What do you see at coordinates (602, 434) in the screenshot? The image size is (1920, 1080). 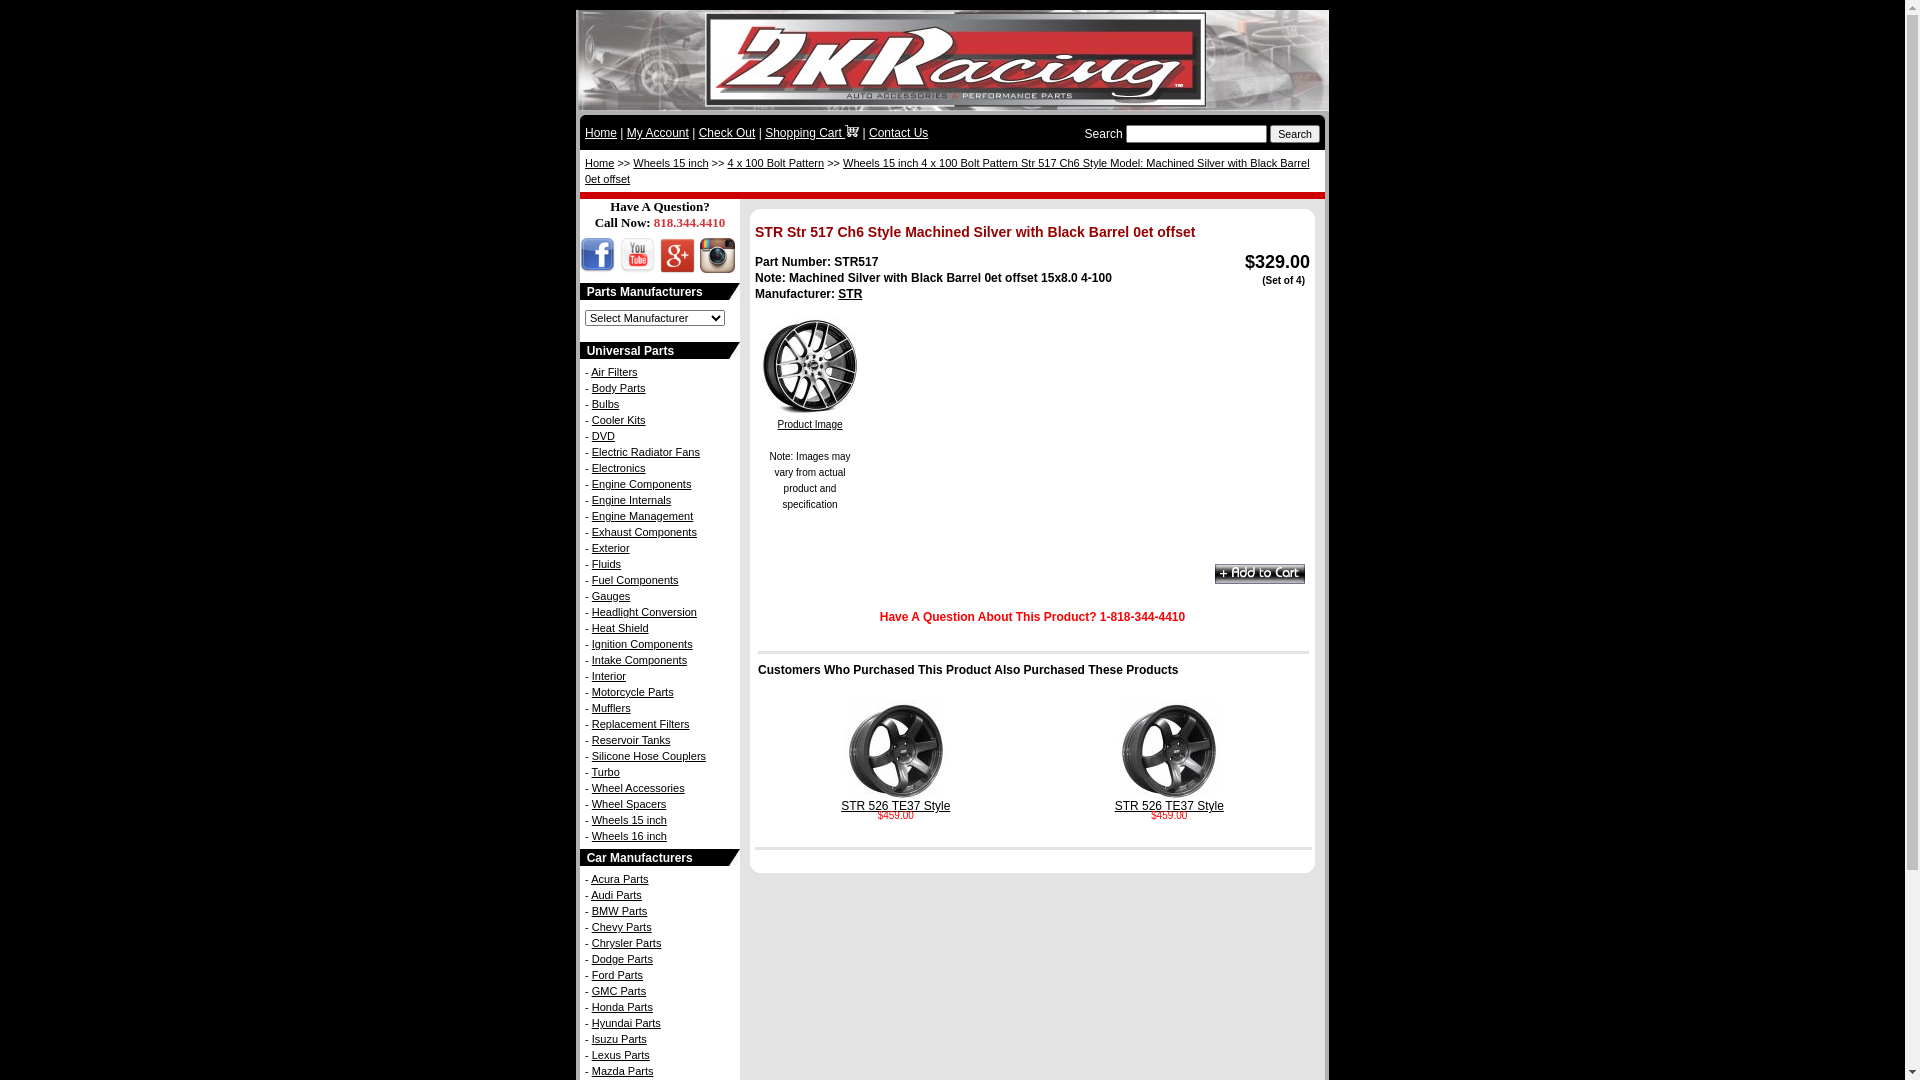 I see `'DVD'` at bounding box center [602, 434].